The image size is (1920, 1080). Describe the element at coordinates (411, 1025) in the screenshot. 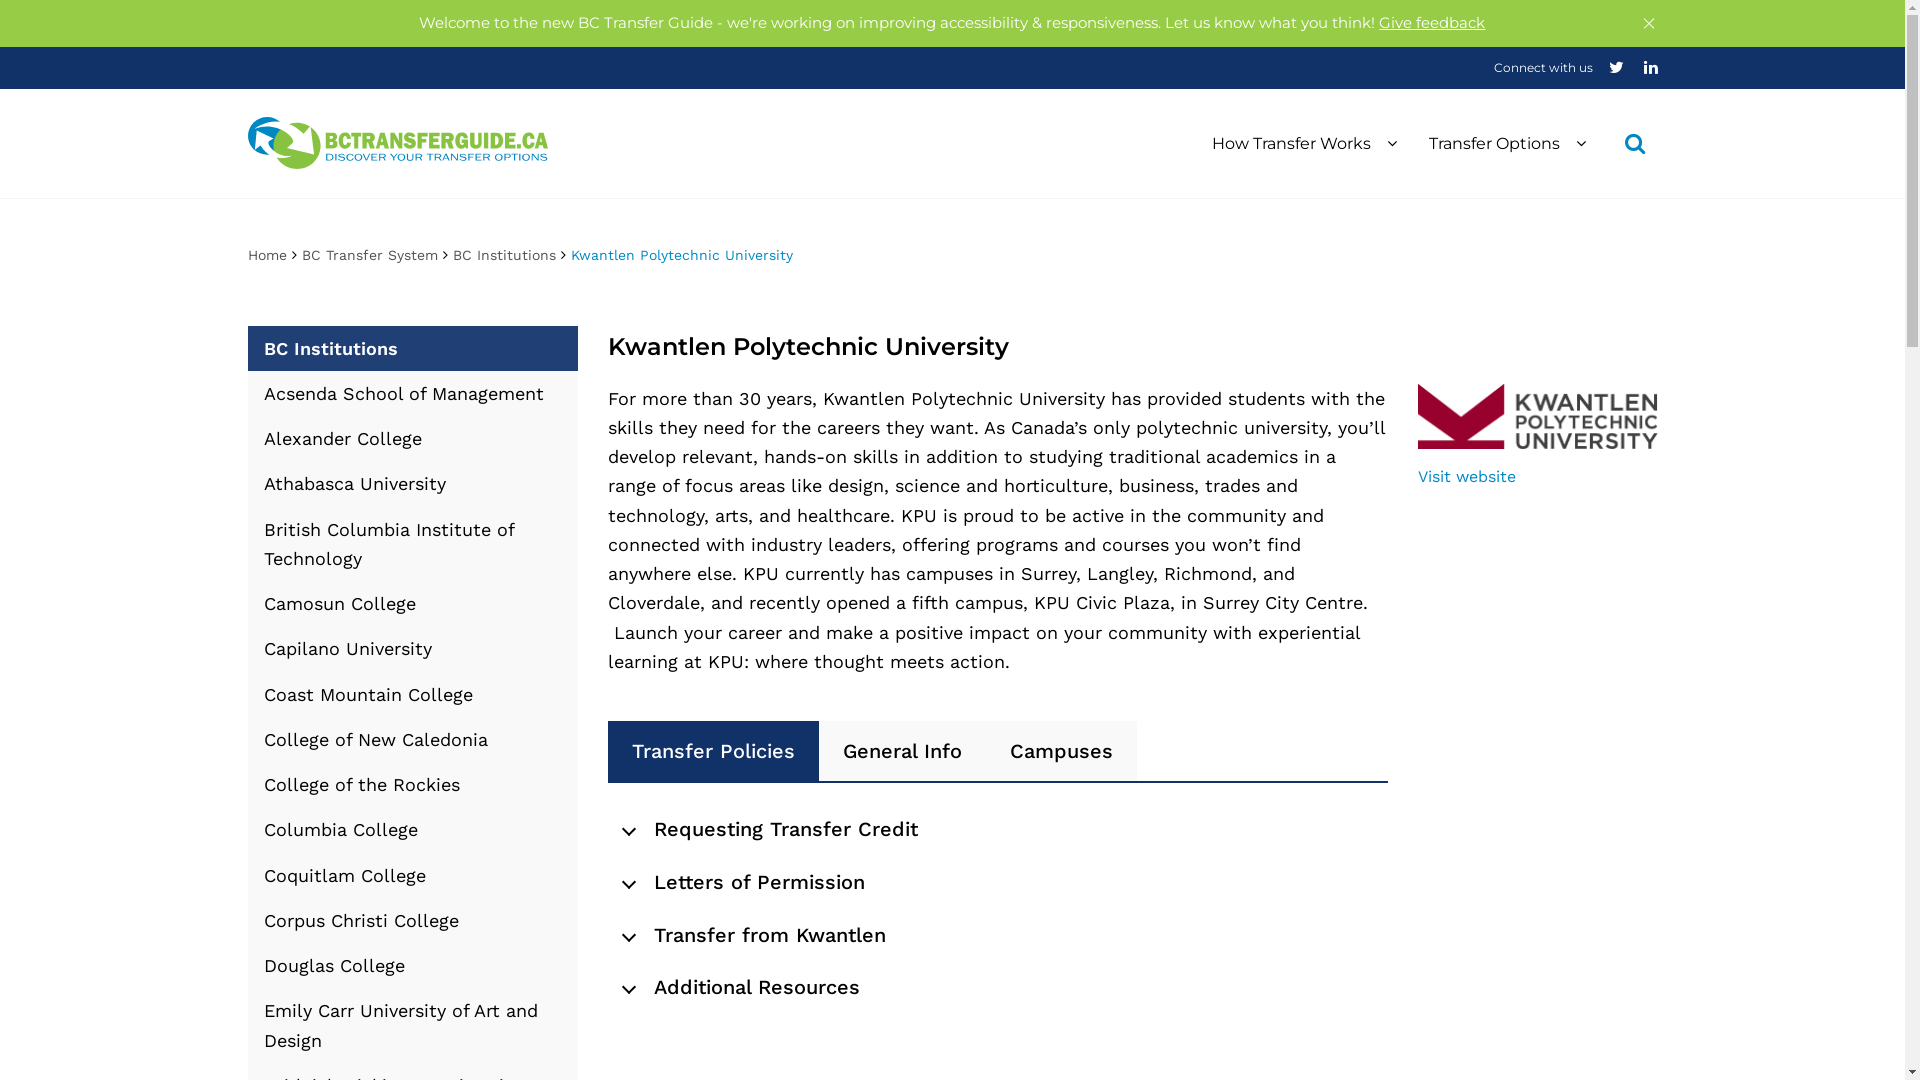

I see `'Emily Carr University of Art and Design'` at that location.